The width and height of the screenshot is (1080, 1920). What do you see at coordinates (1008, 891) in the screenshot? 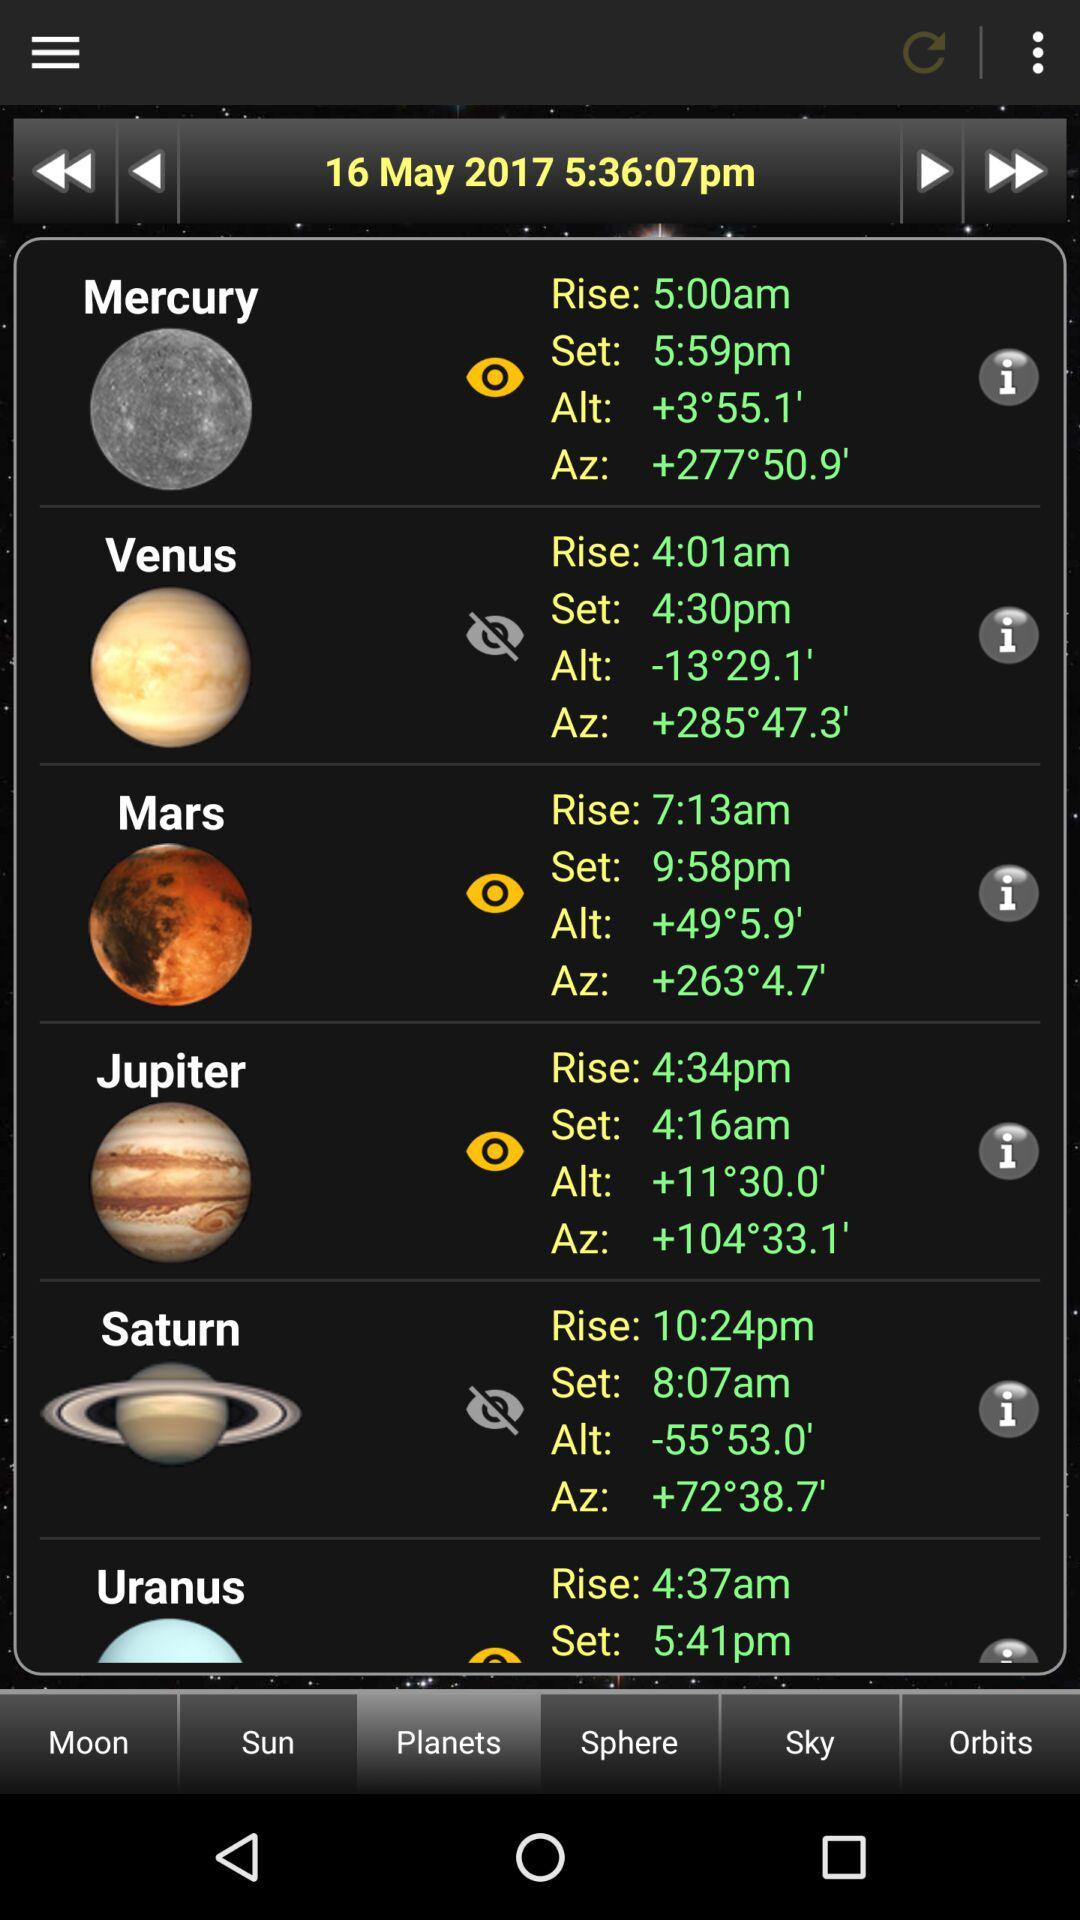
I see `additional information` at bounding box center [1008, 891].